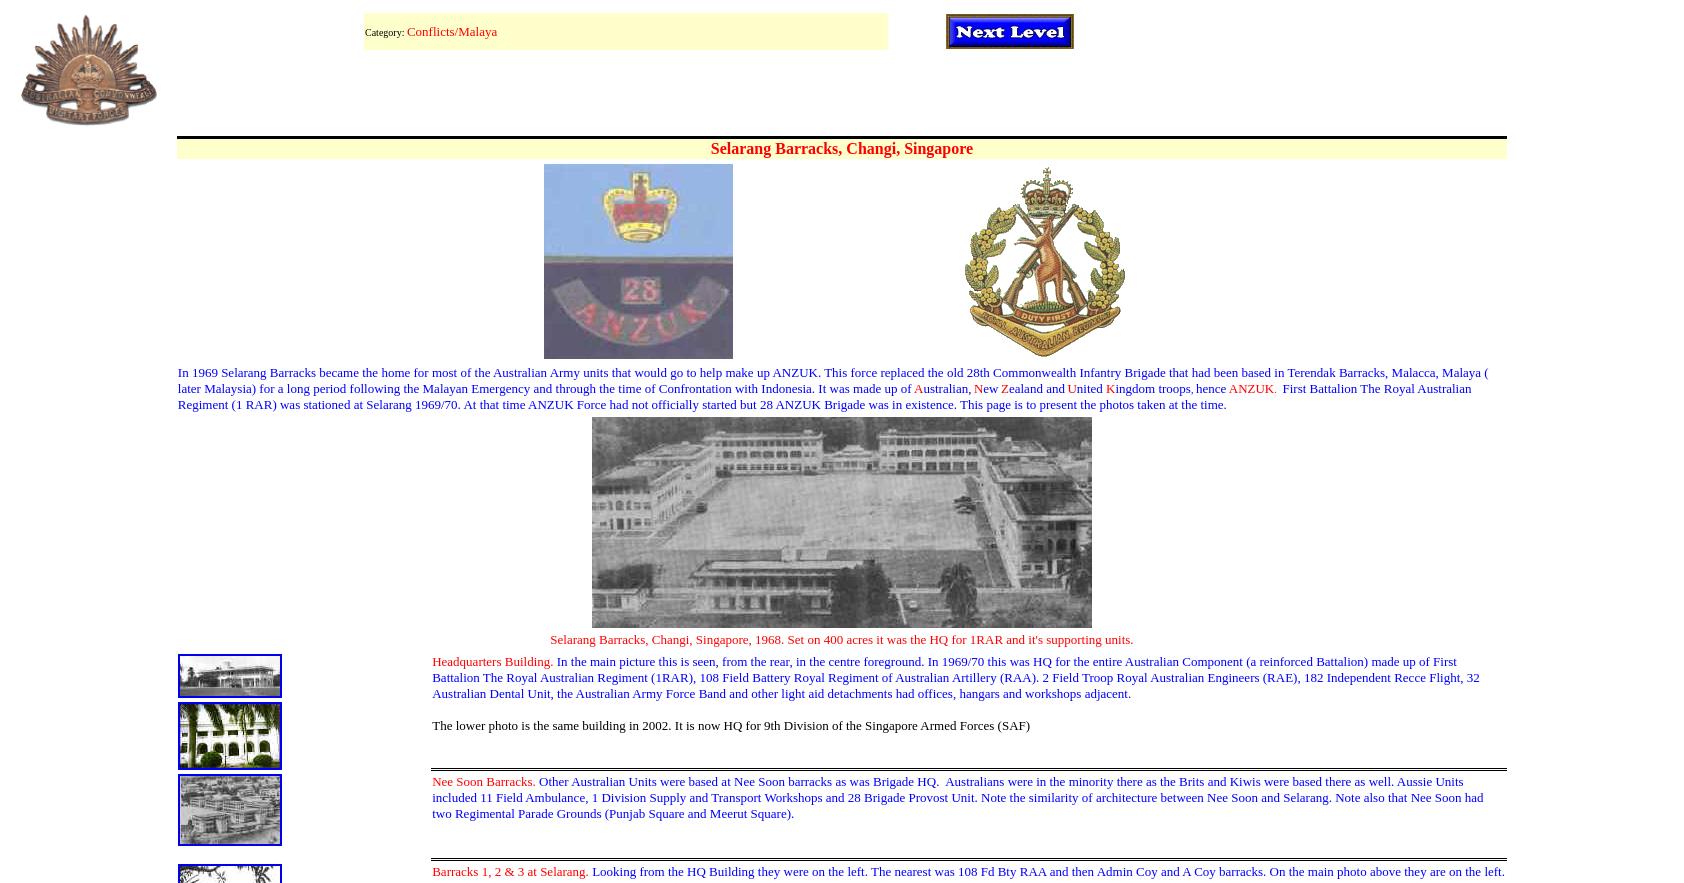 The height and width of the screenshot is (883, 1684). What do you see at coordinates (385, 31) in the screenshot?
I see `'Category:'` at bounding box center [385, 31].